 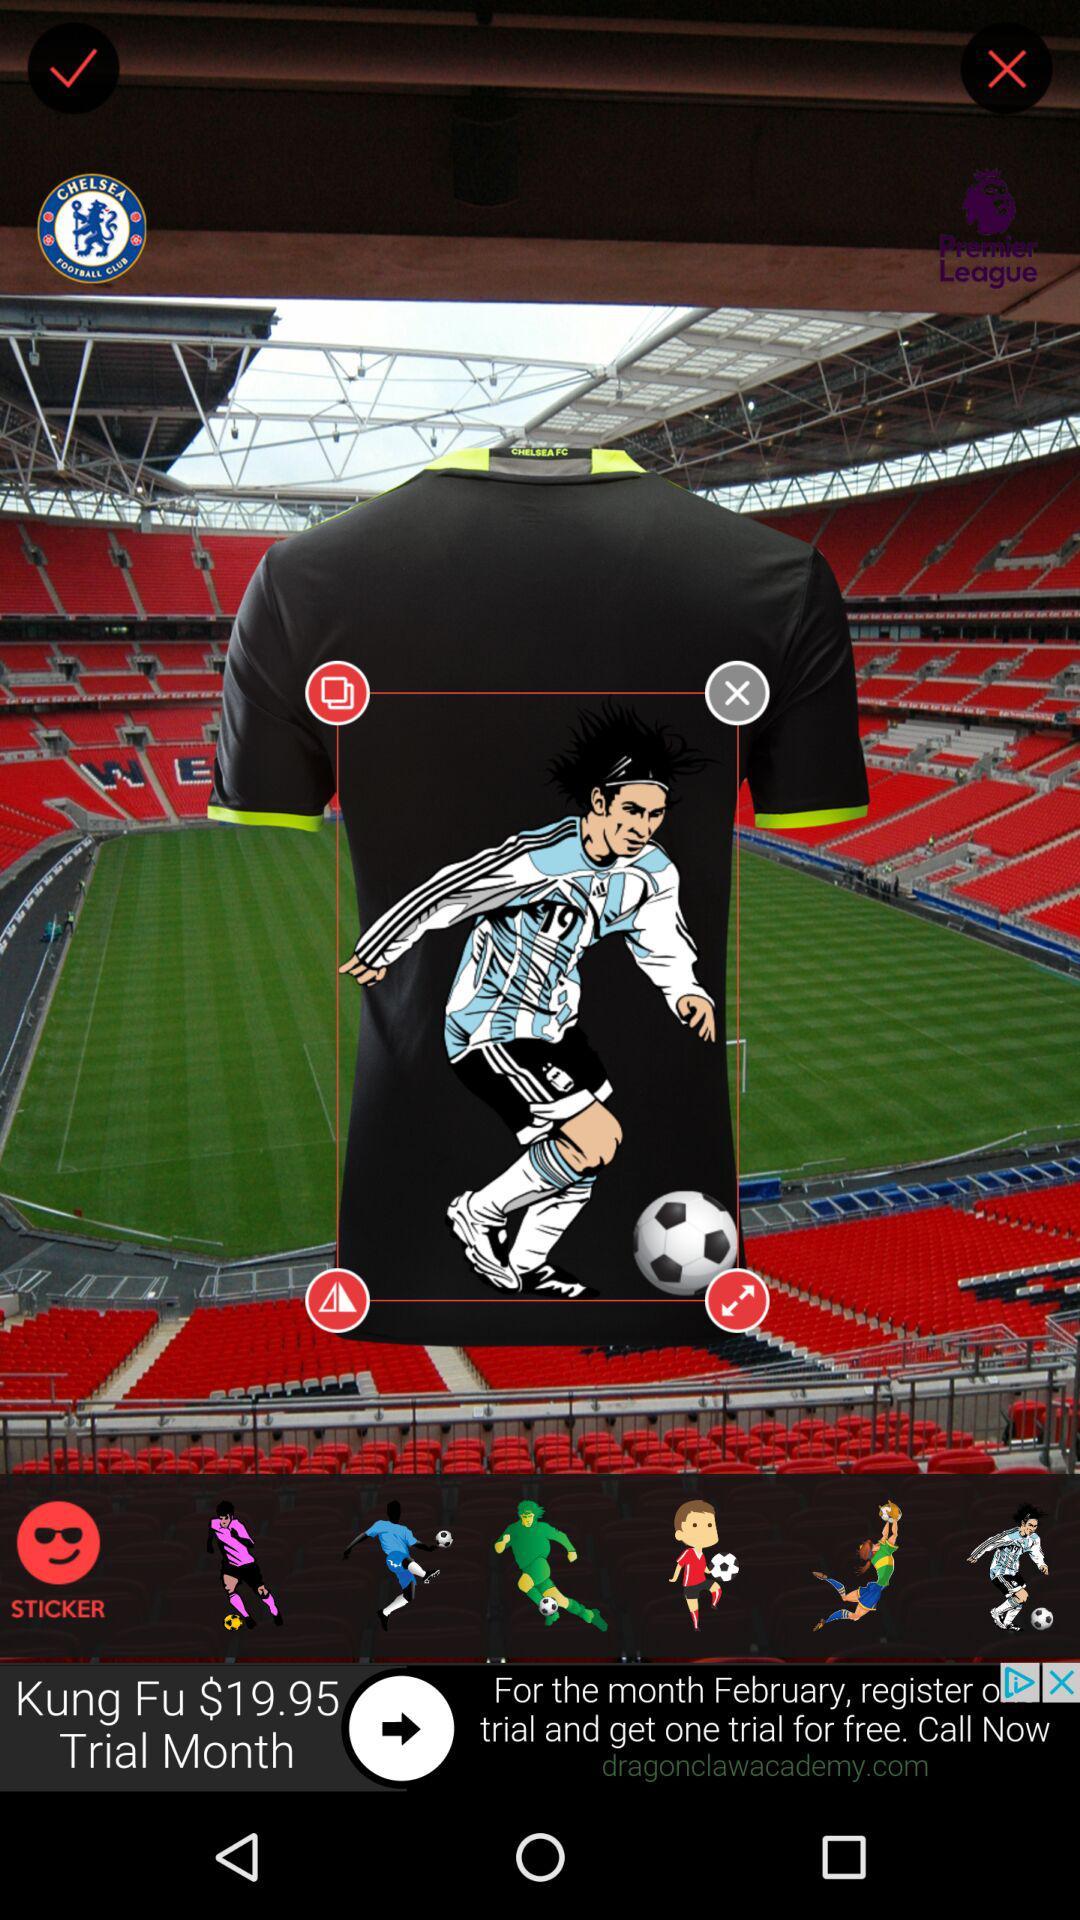 I want to click on leave page, so click(x=1006, y=68).